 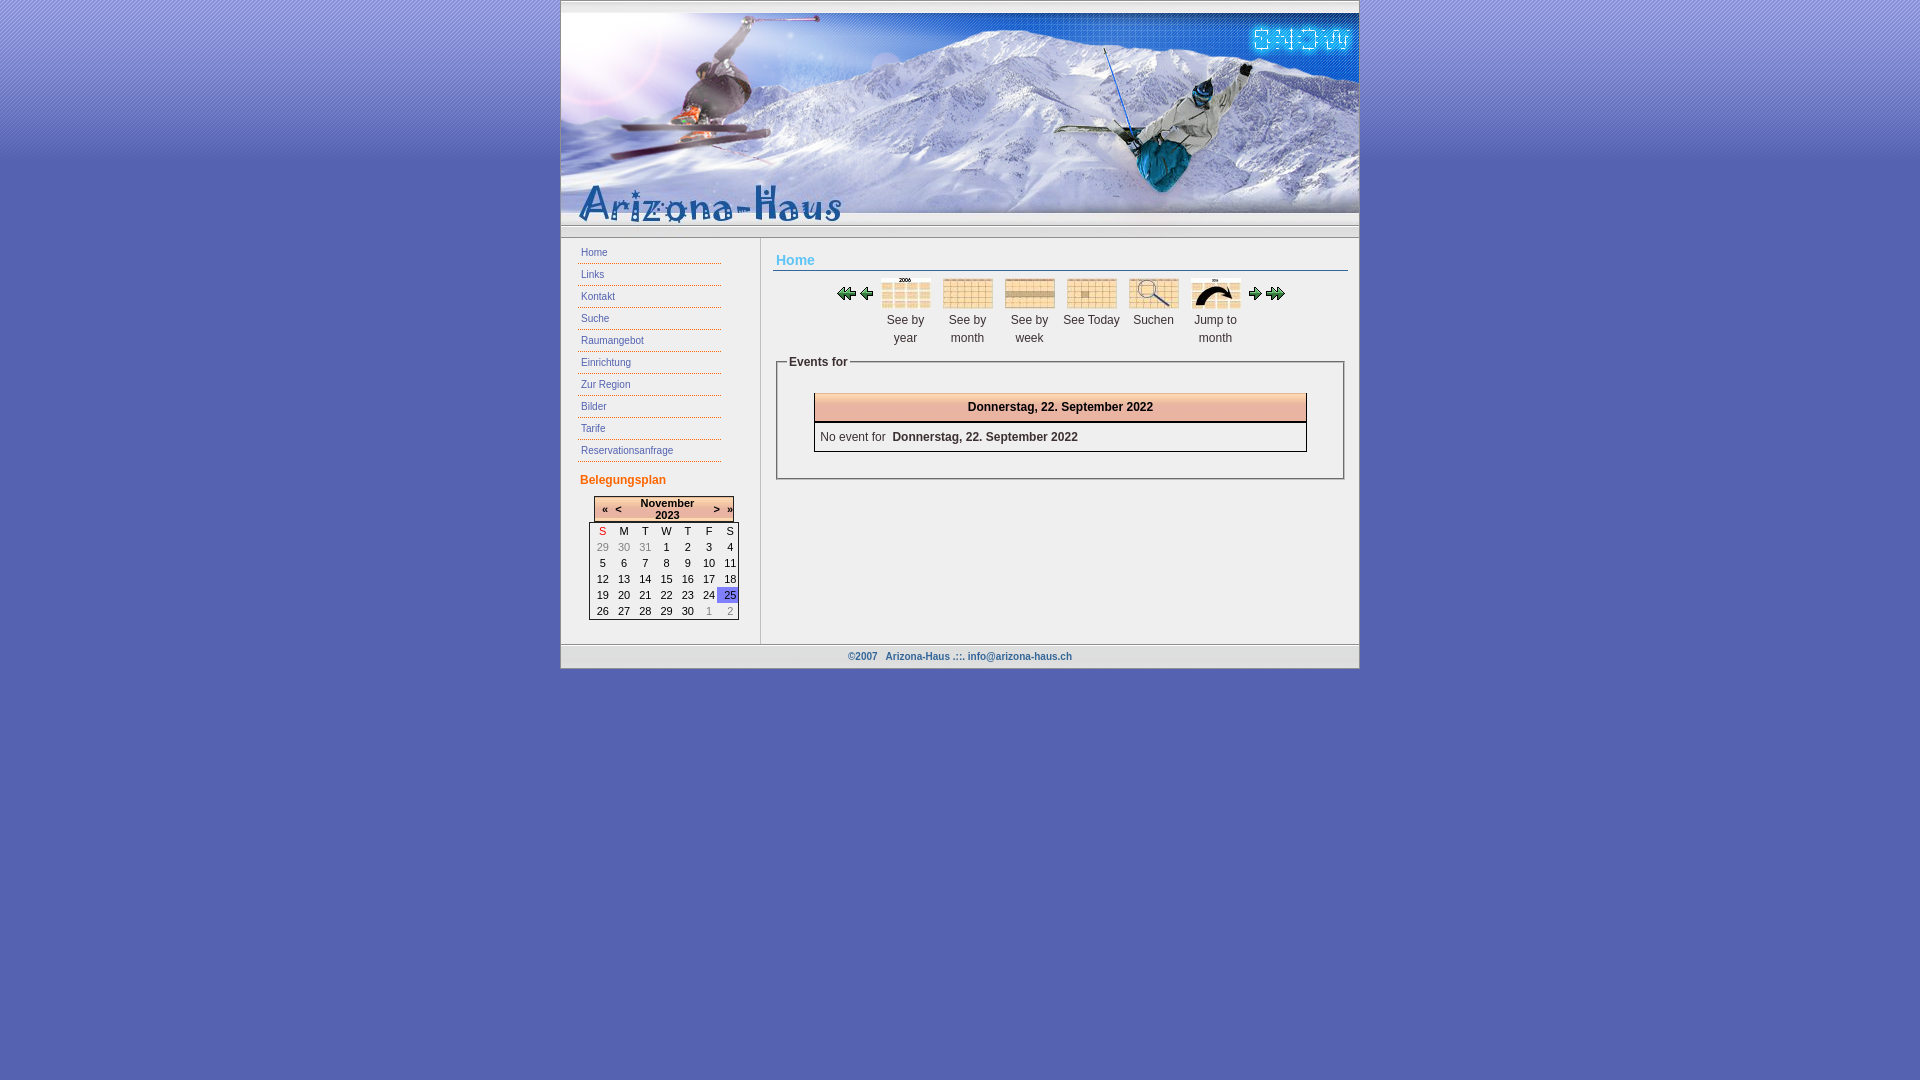 What do you see at coordinates (649, 385) in the screenshot?
I see `'Zur Region'` at bounding box center [649, 385].